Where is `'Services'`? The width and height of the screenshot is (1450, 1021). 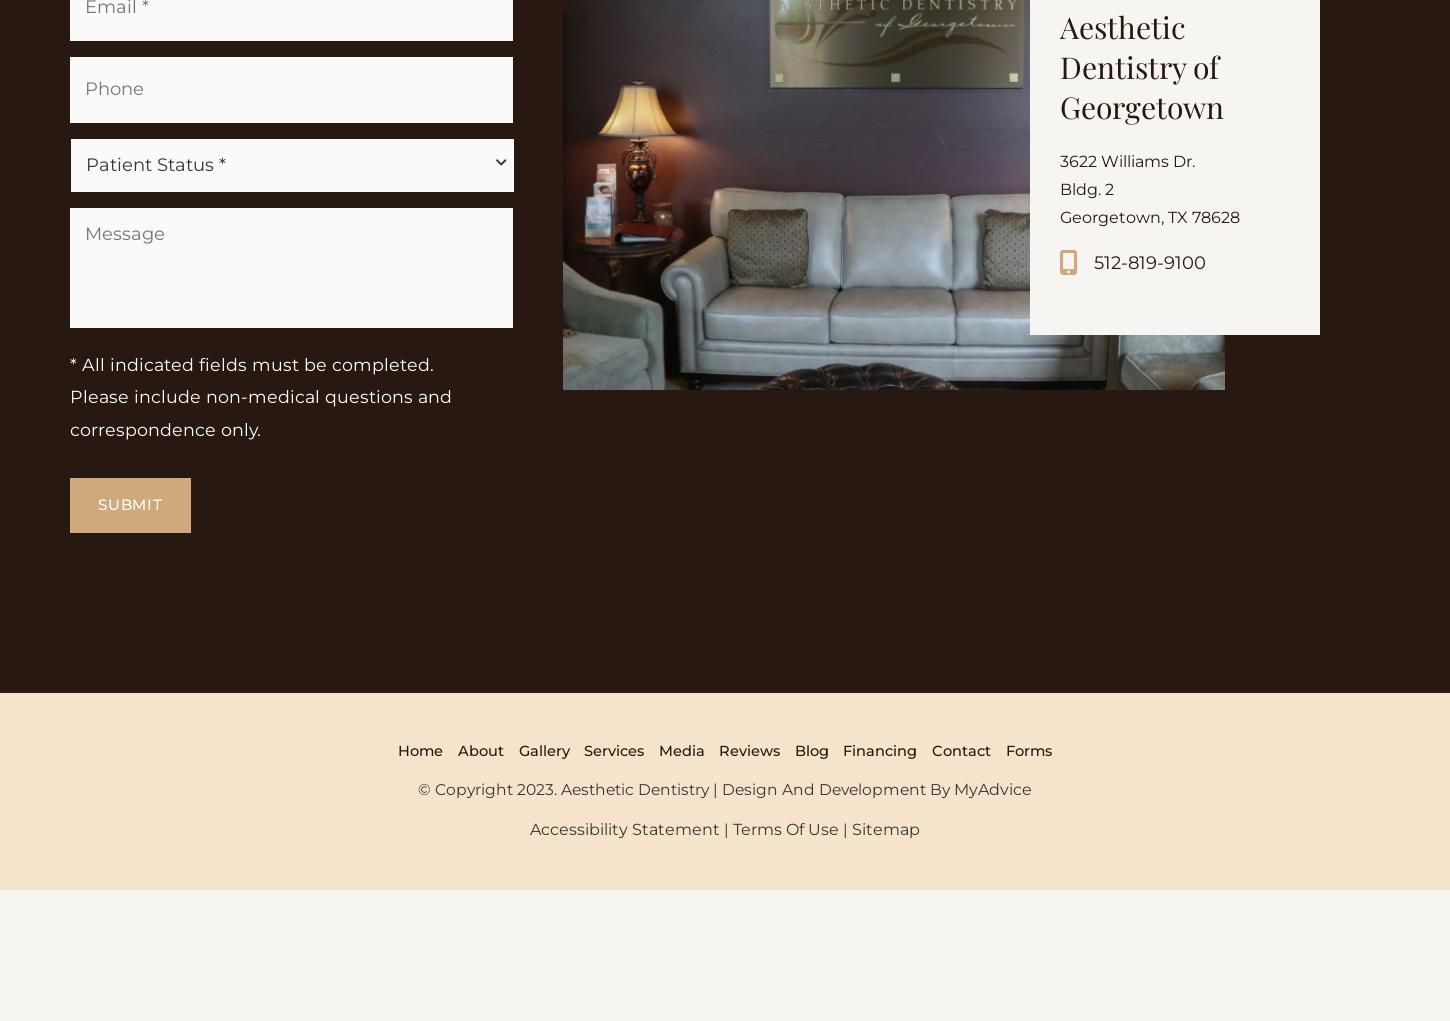
'Services' is located at coordinates (578, 886).